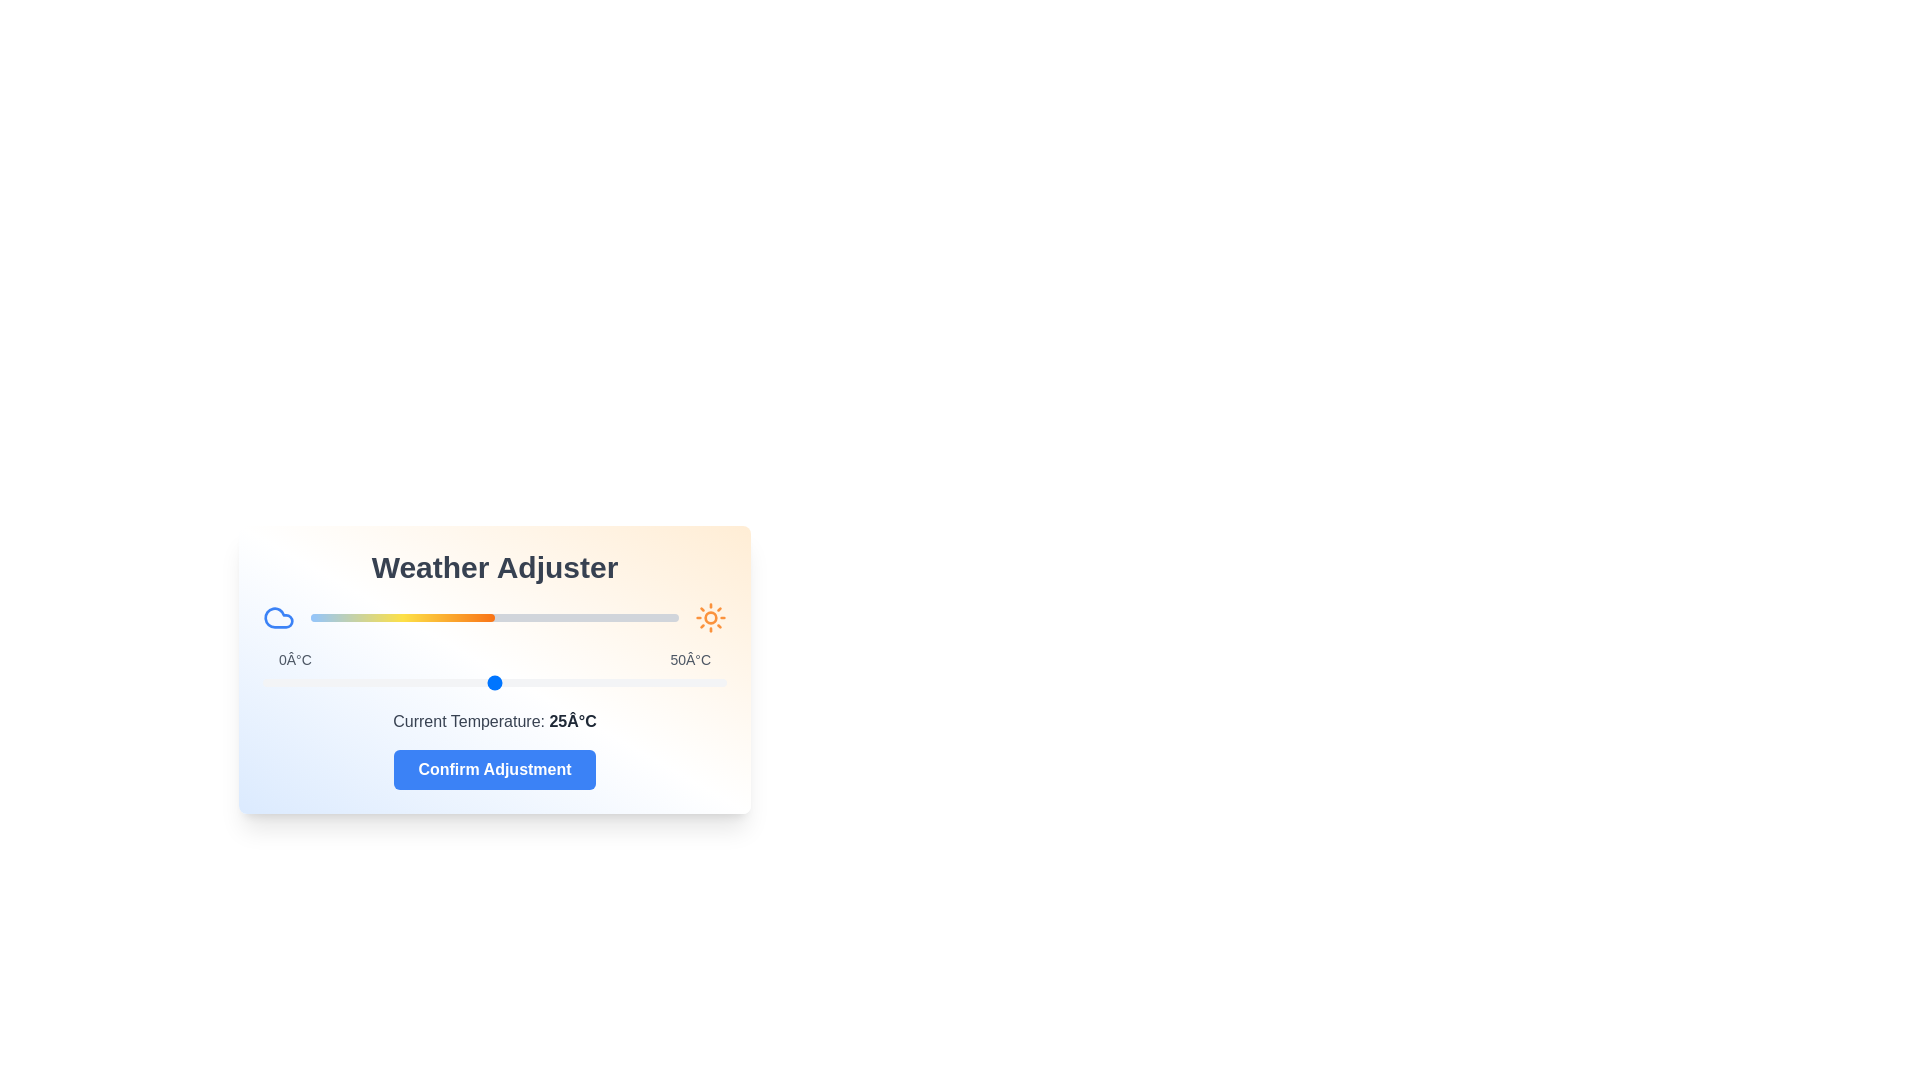 Image resolution: width=1920 pixels, height=1080 pixels. Describe the element at coordinates (494, 769) in the screenshot. I see `the 'Confirm Adjustment' button to confirm the temperature adjustment` at that location.